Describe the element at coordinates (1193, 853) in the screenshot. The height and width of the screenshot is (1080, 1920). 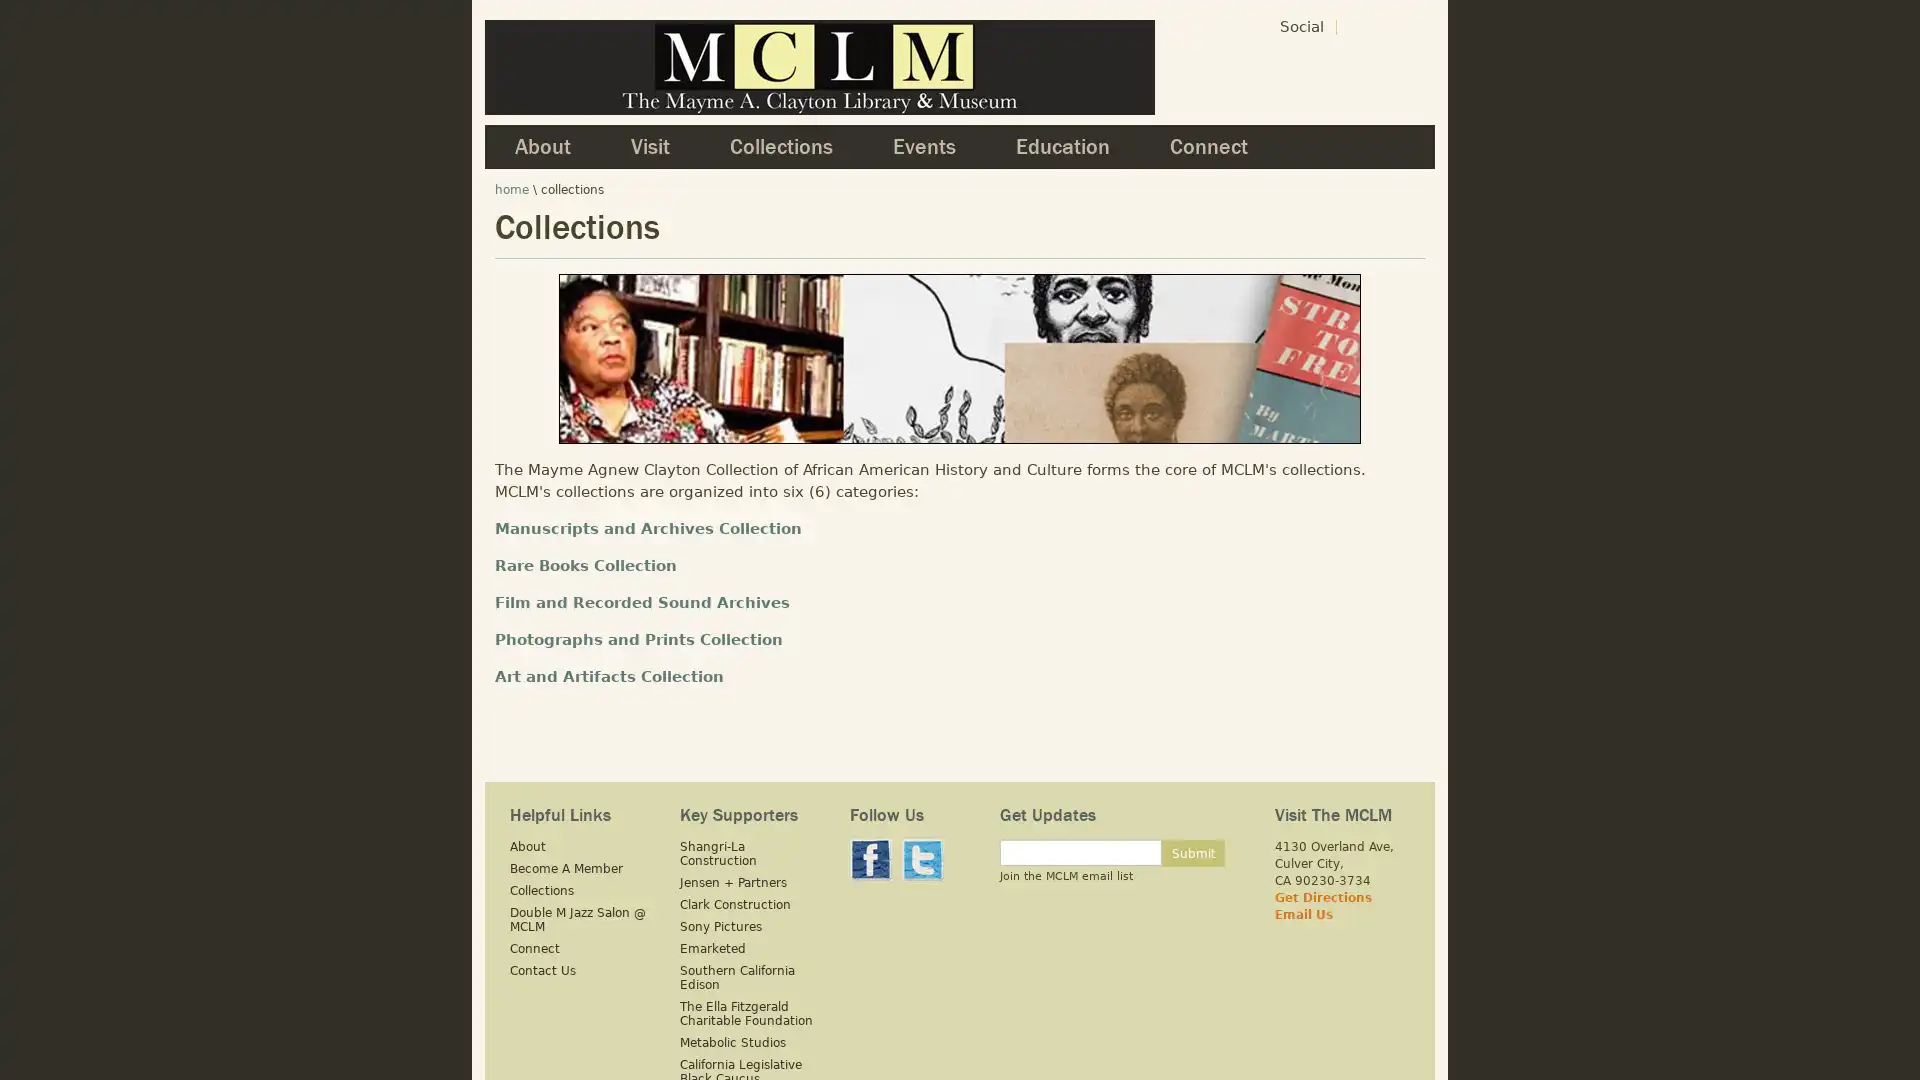
I see `Submit` at that location.